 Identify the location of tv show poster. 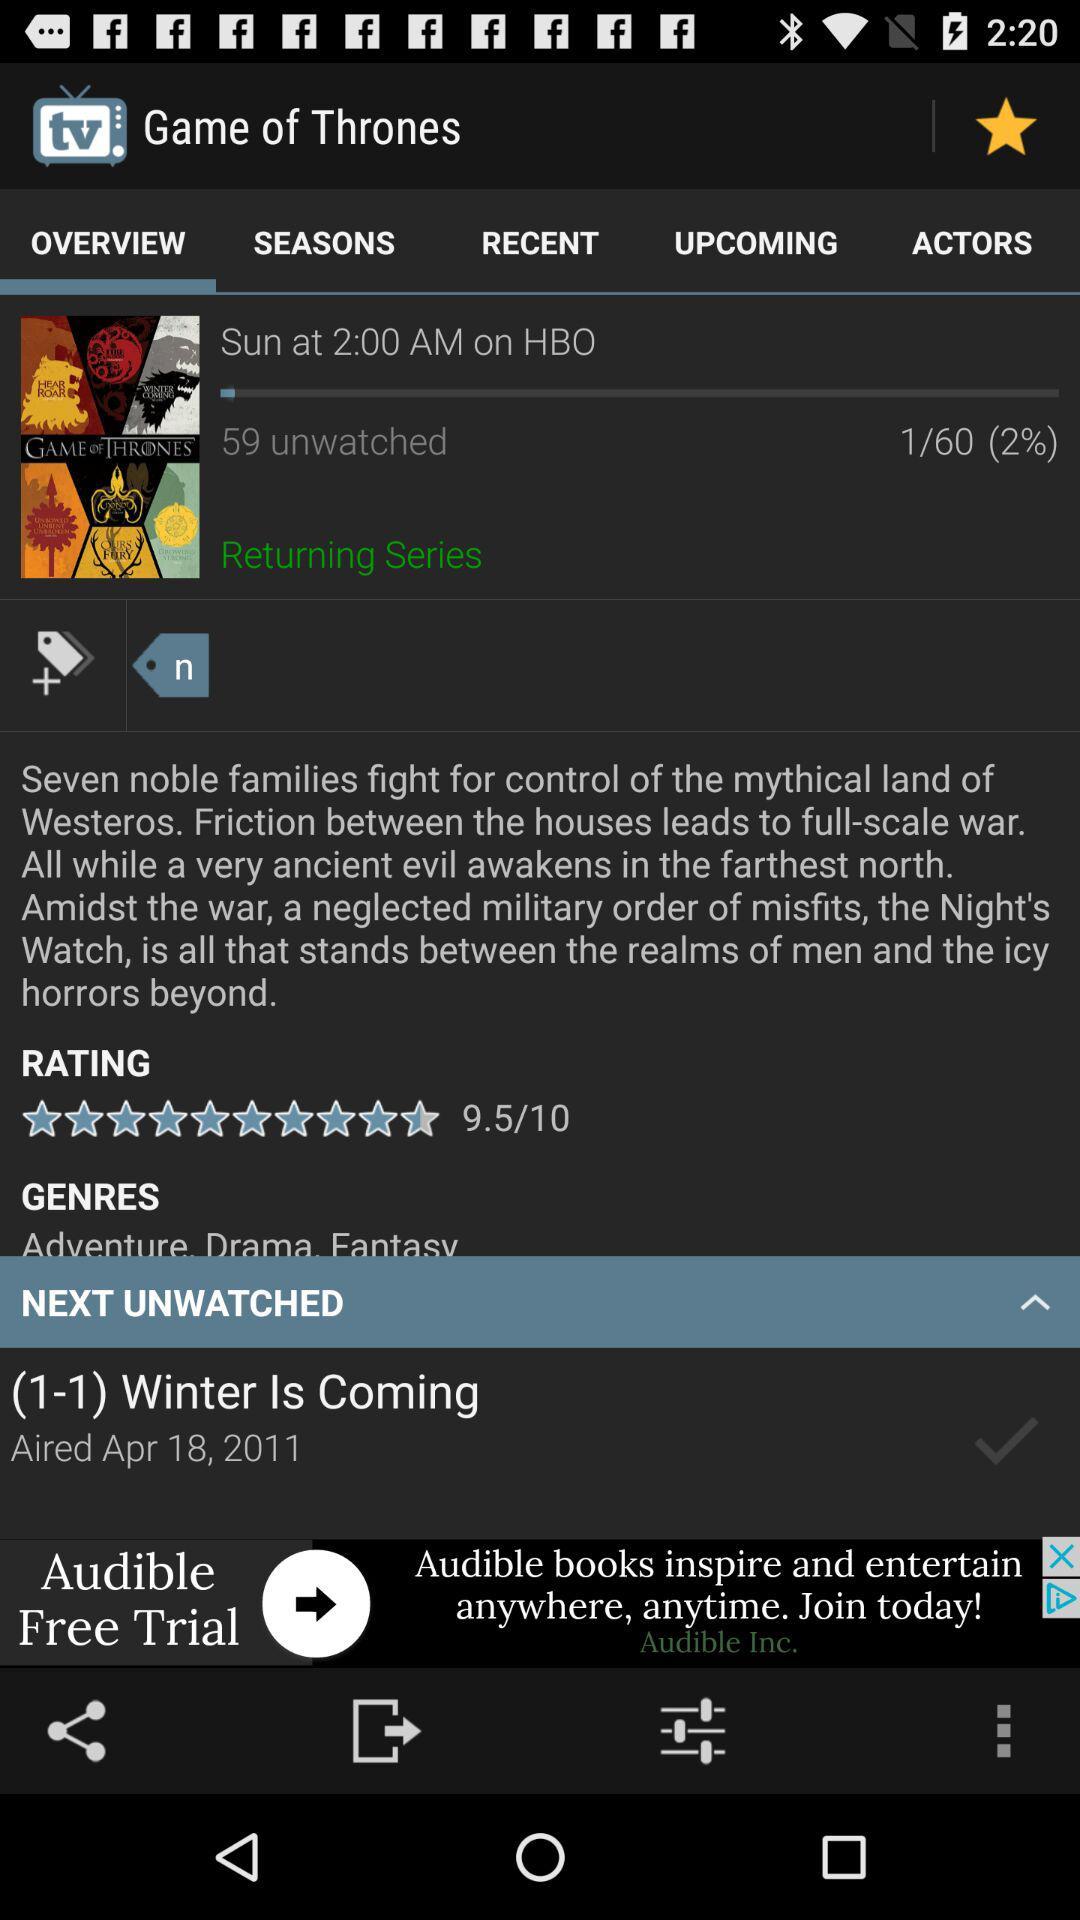
(110, 445).